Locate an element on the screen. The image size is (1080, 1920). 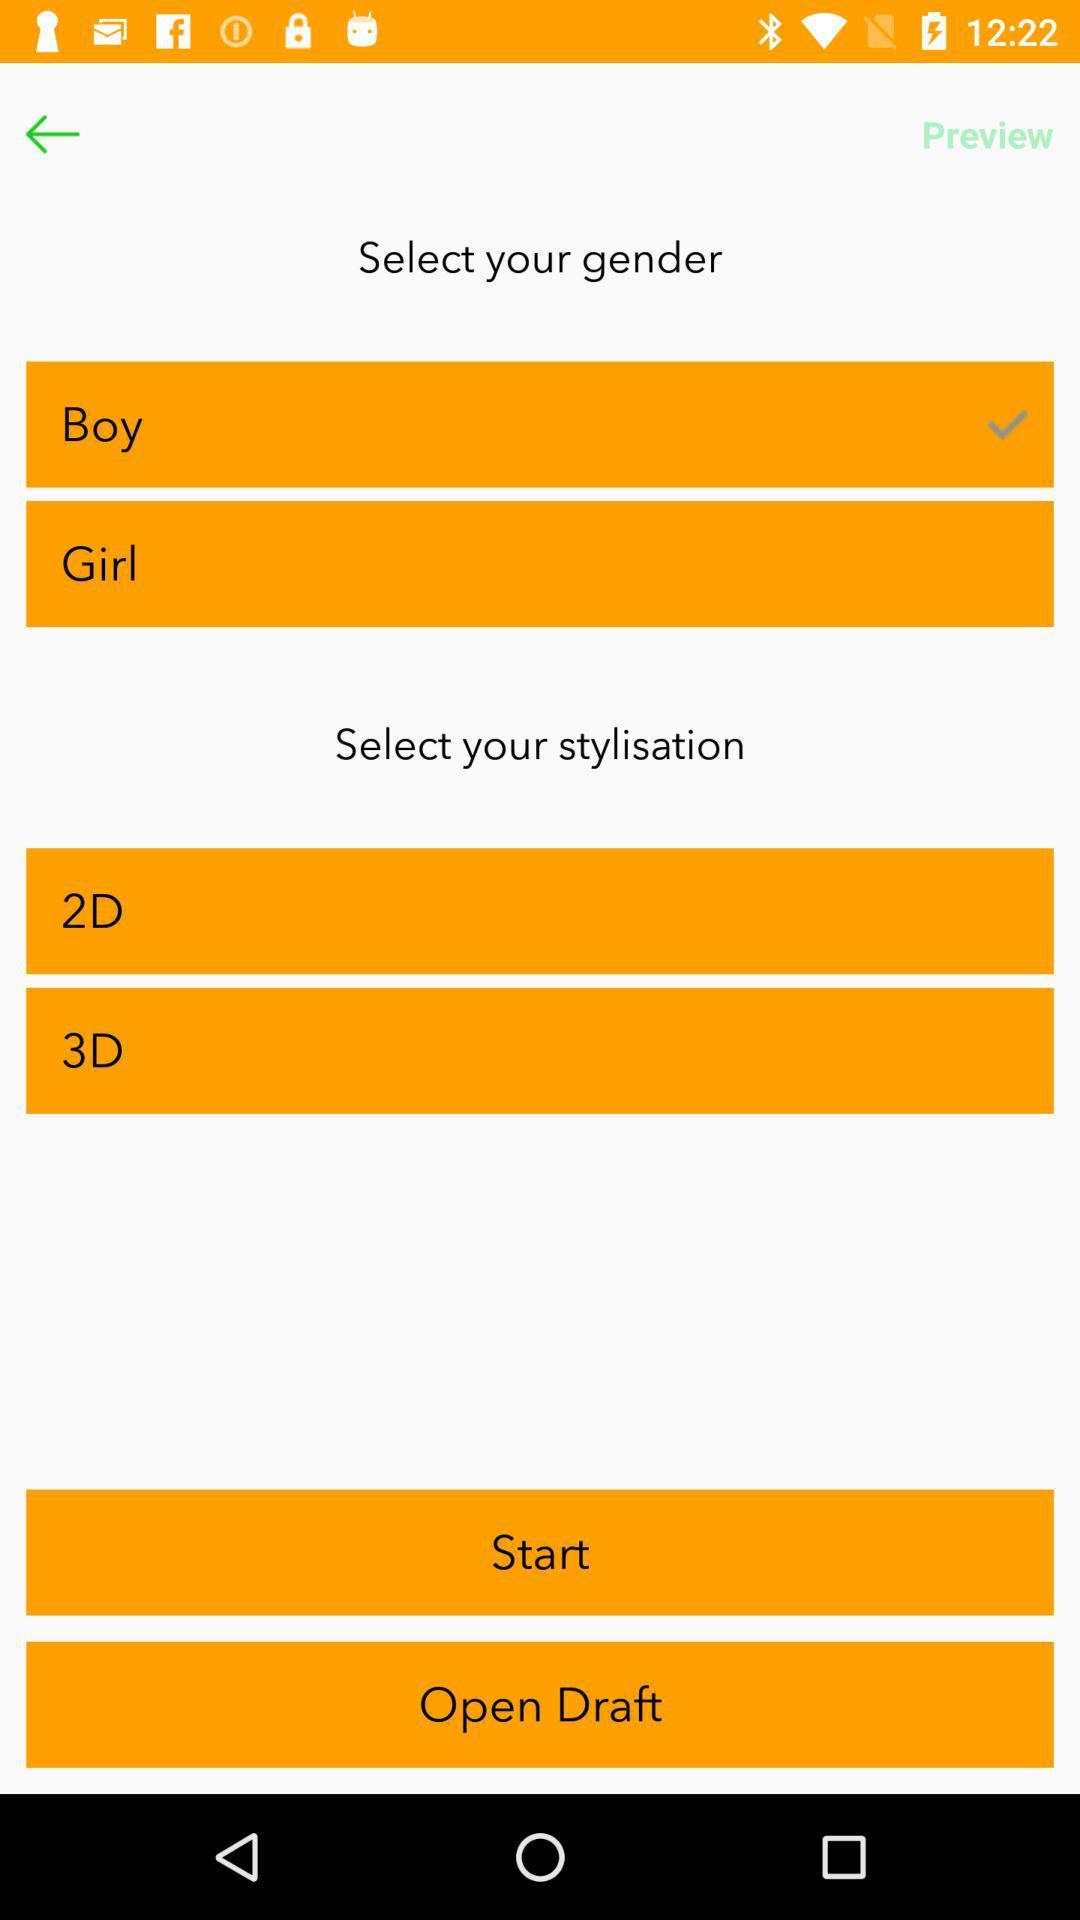
the start item is located at coordinates (540, 1551).